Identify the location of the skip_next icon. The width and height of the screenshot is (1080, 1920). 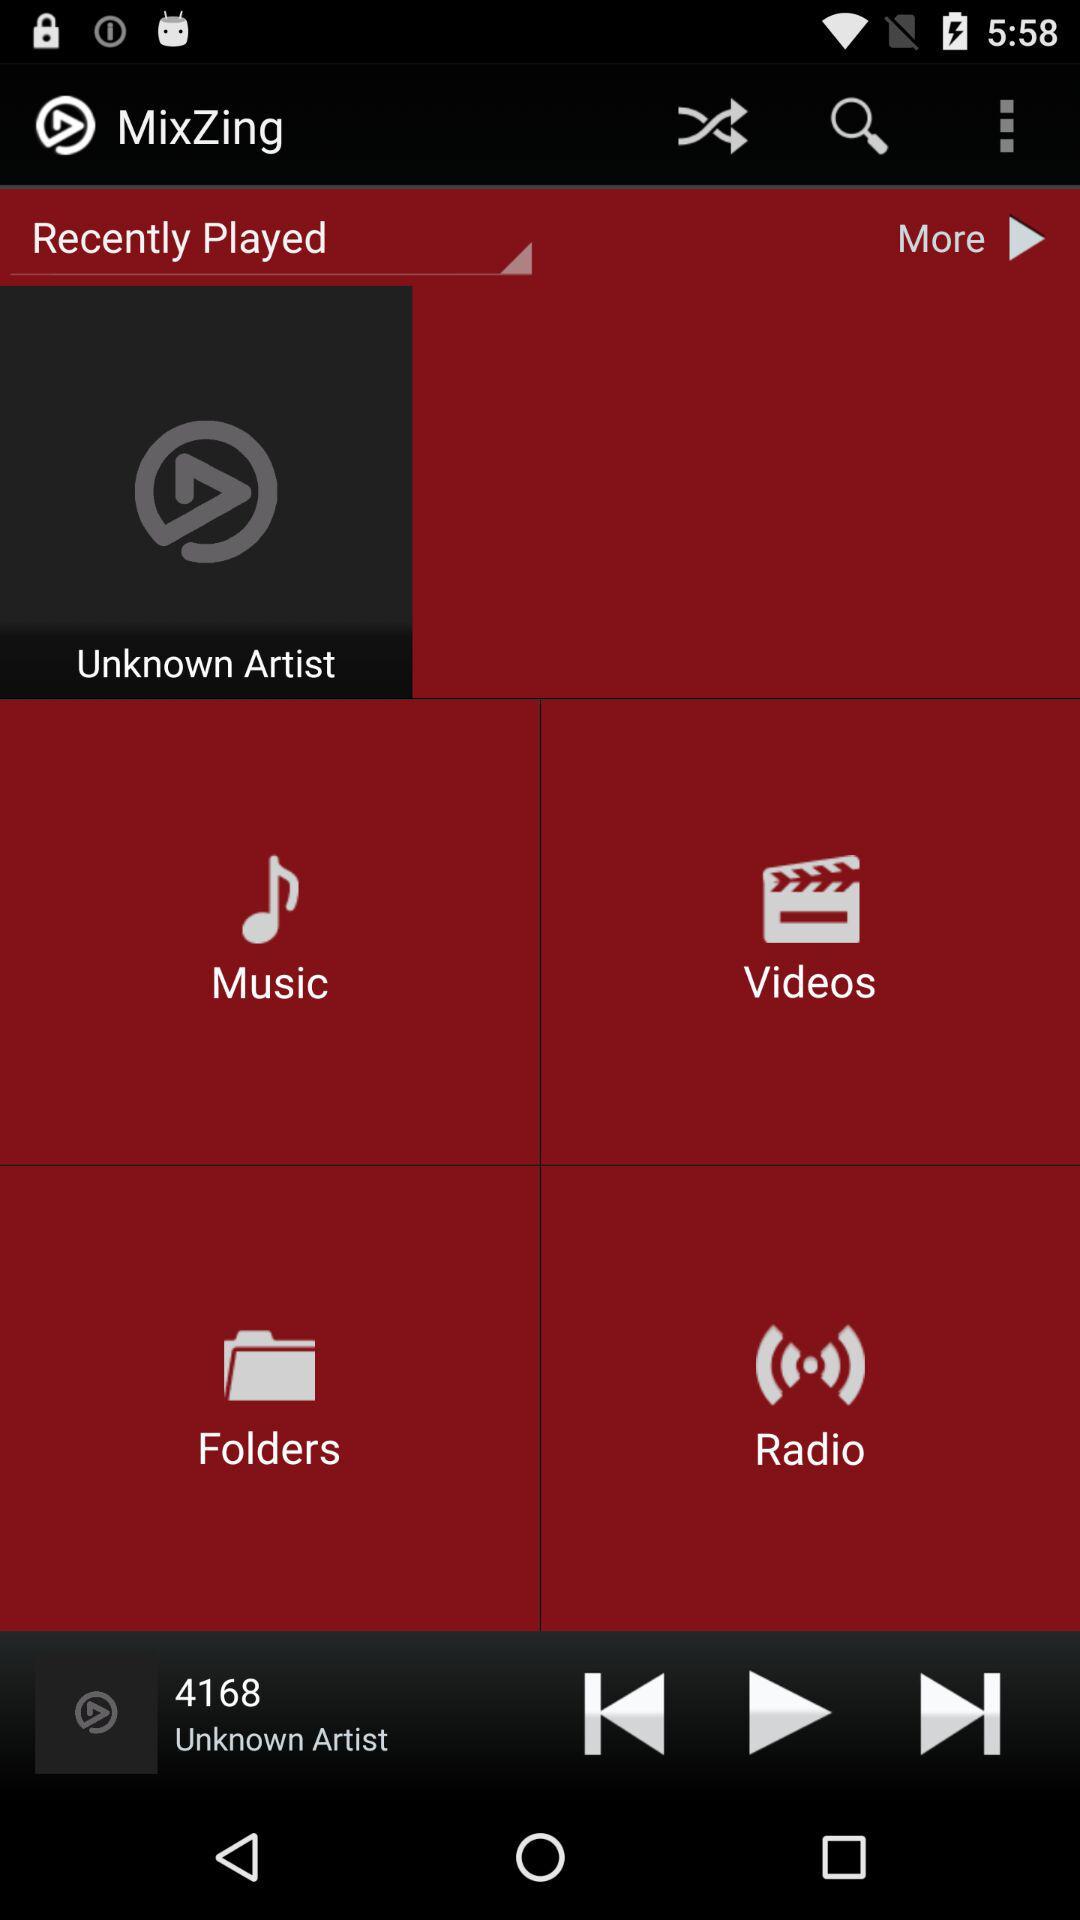
(959, 1832).